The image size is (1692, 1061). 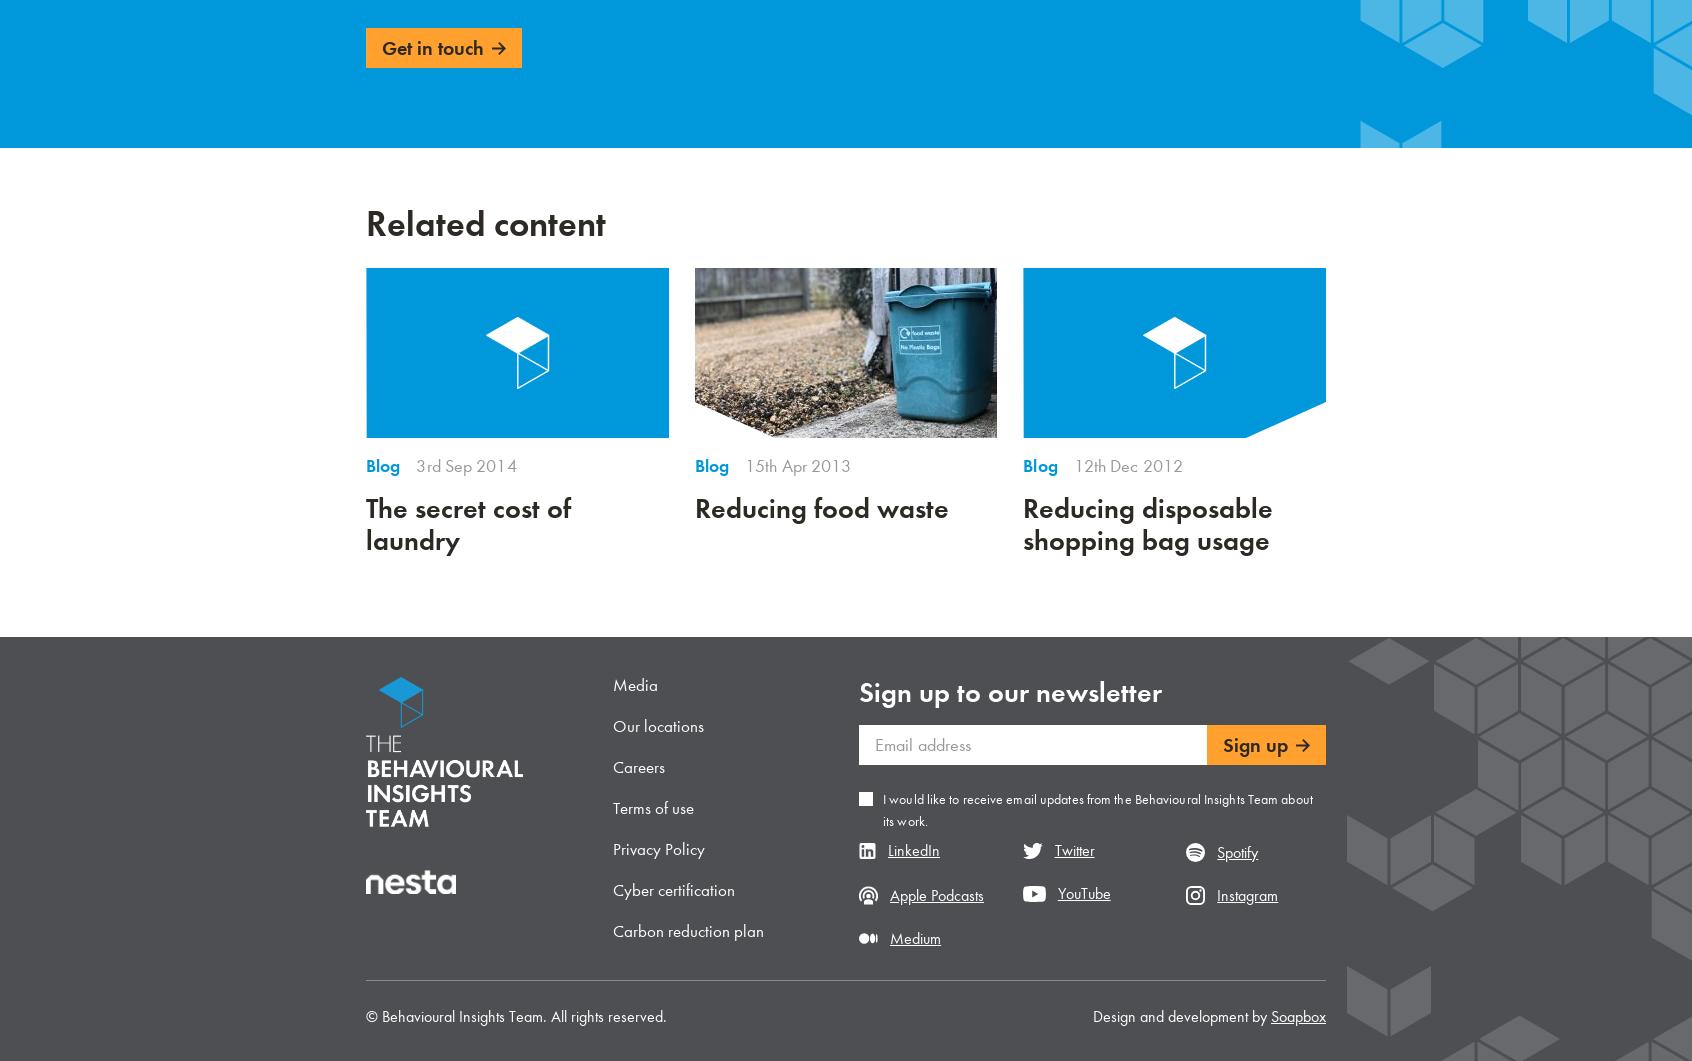 I want to click on 'Instagram', so click(x=1247, y=893).